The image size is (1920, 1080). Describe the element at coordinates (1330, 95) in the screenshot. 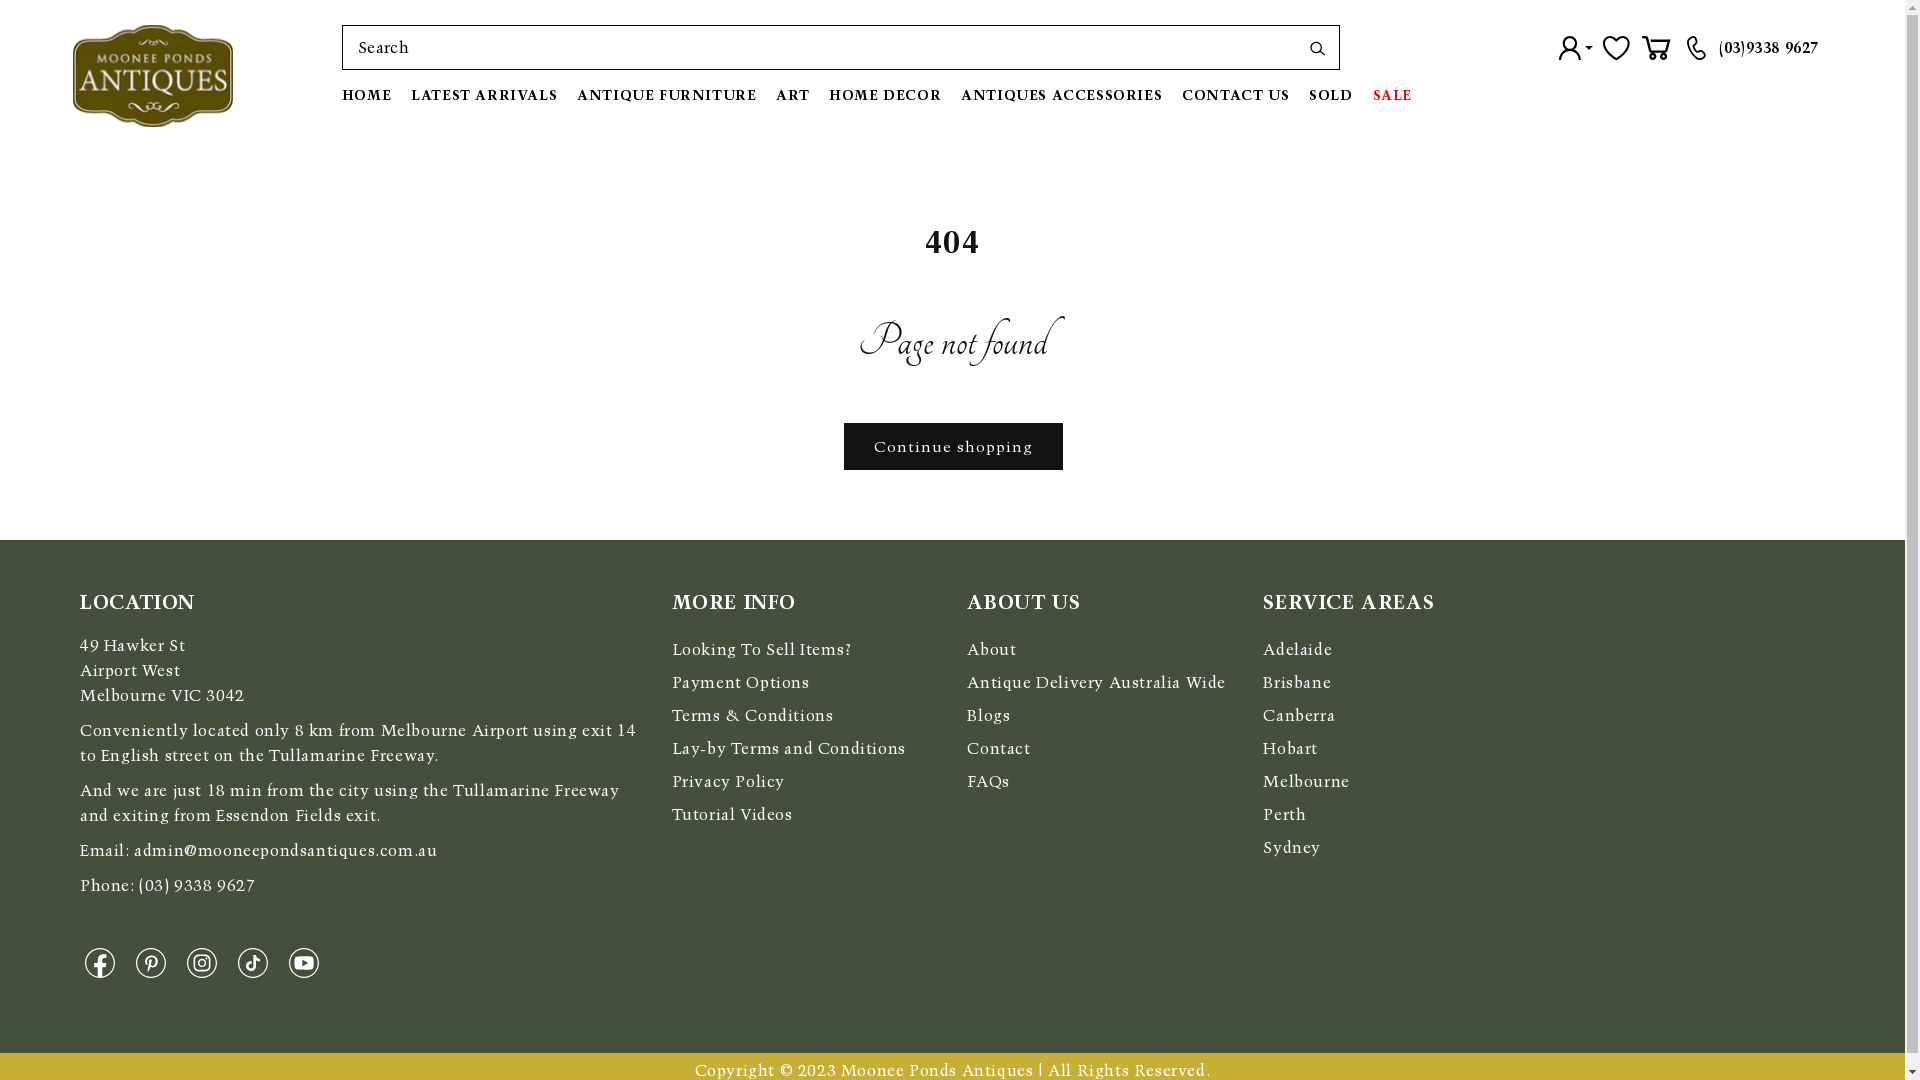

I see `'SOLD'` at that location.